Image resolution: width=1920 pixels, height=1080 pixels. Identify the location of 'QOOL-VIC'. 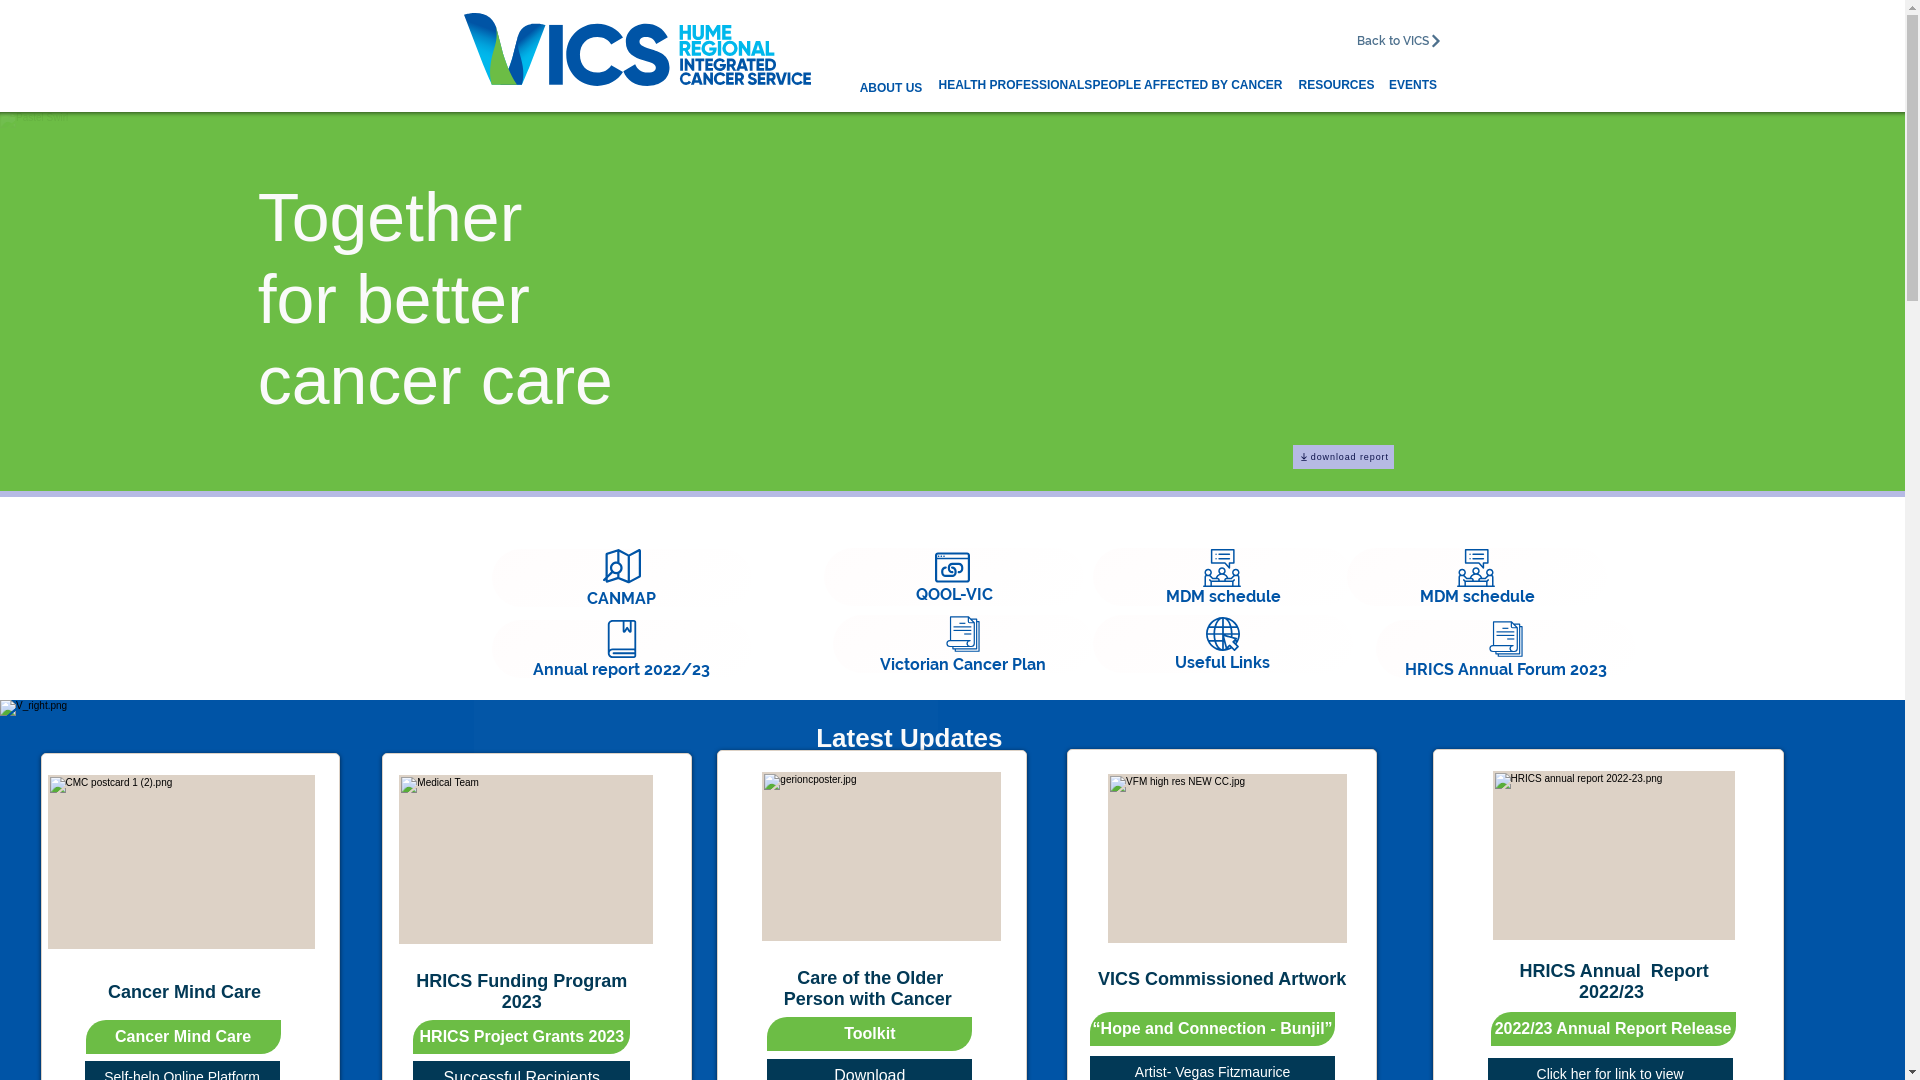
(953, 577).